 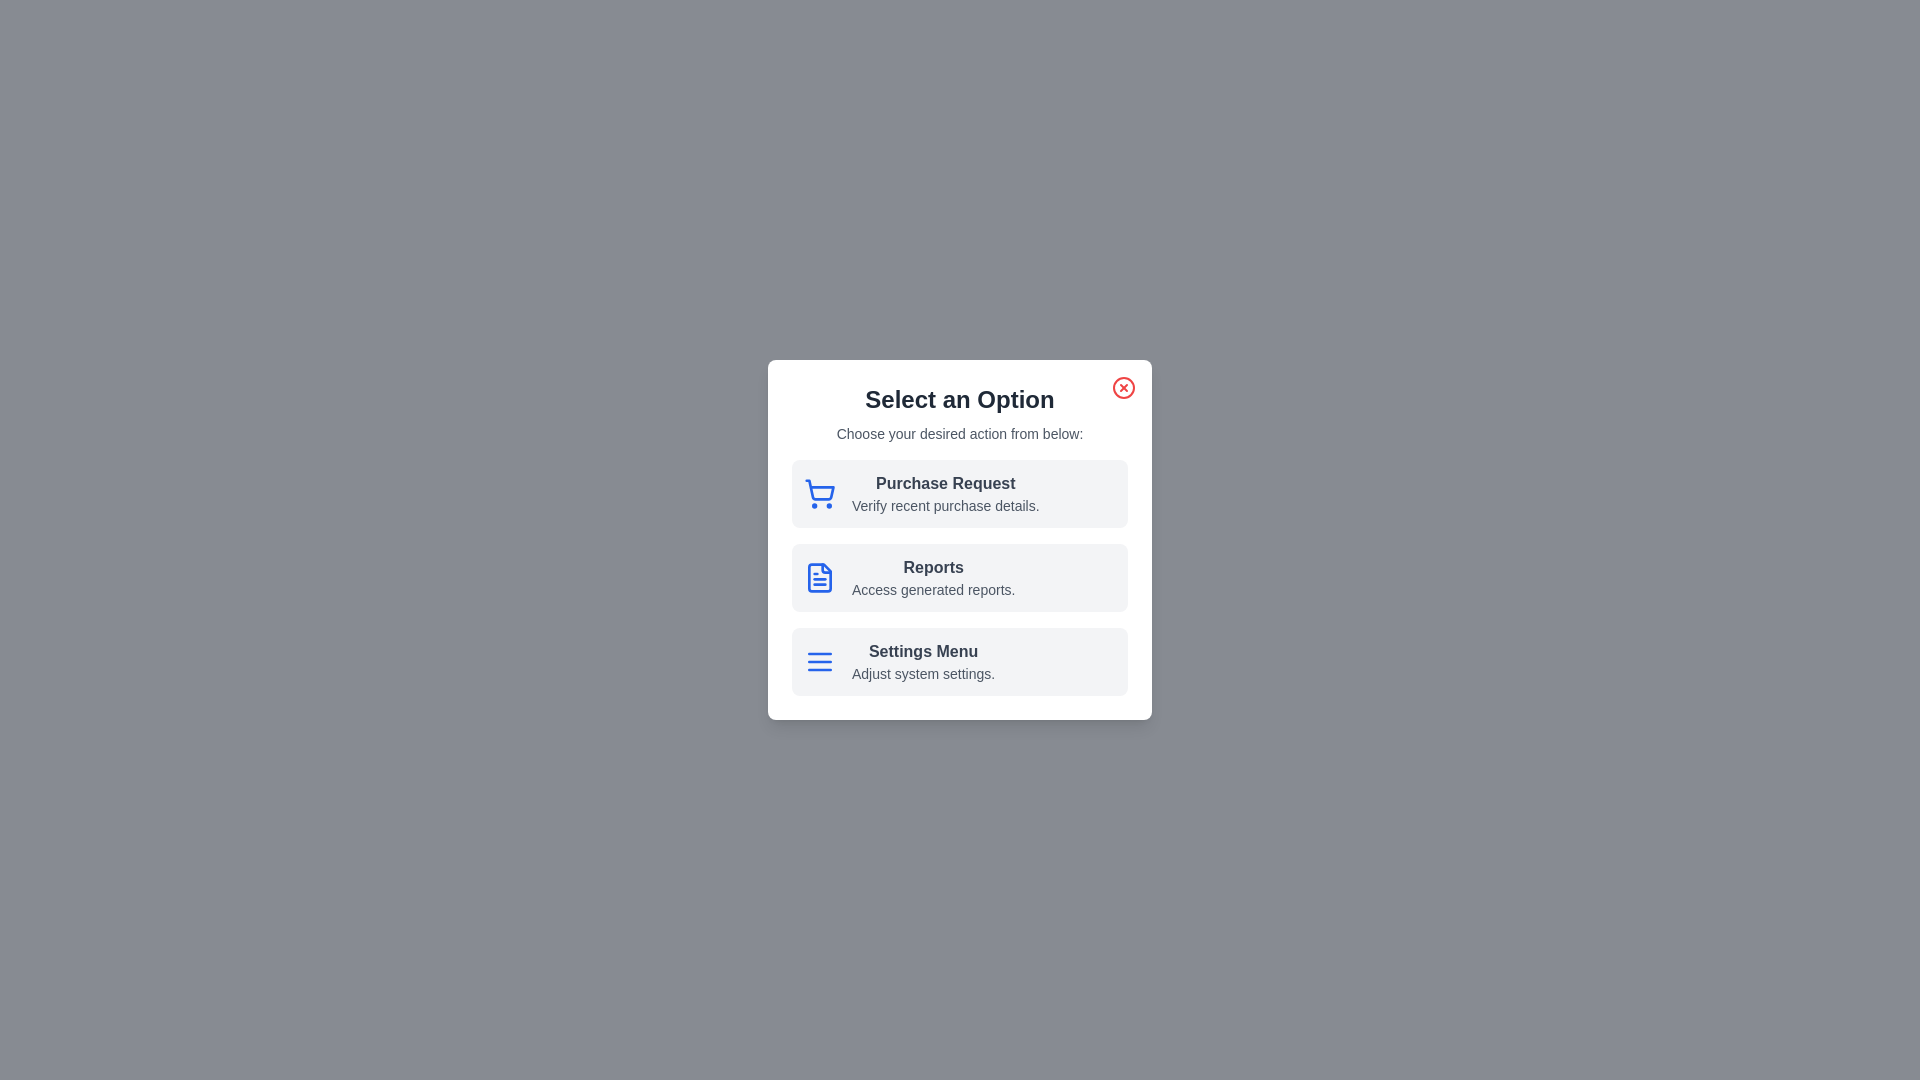 I want to click on the close button to dismiss the dialog, so click(x=1123, y=388).